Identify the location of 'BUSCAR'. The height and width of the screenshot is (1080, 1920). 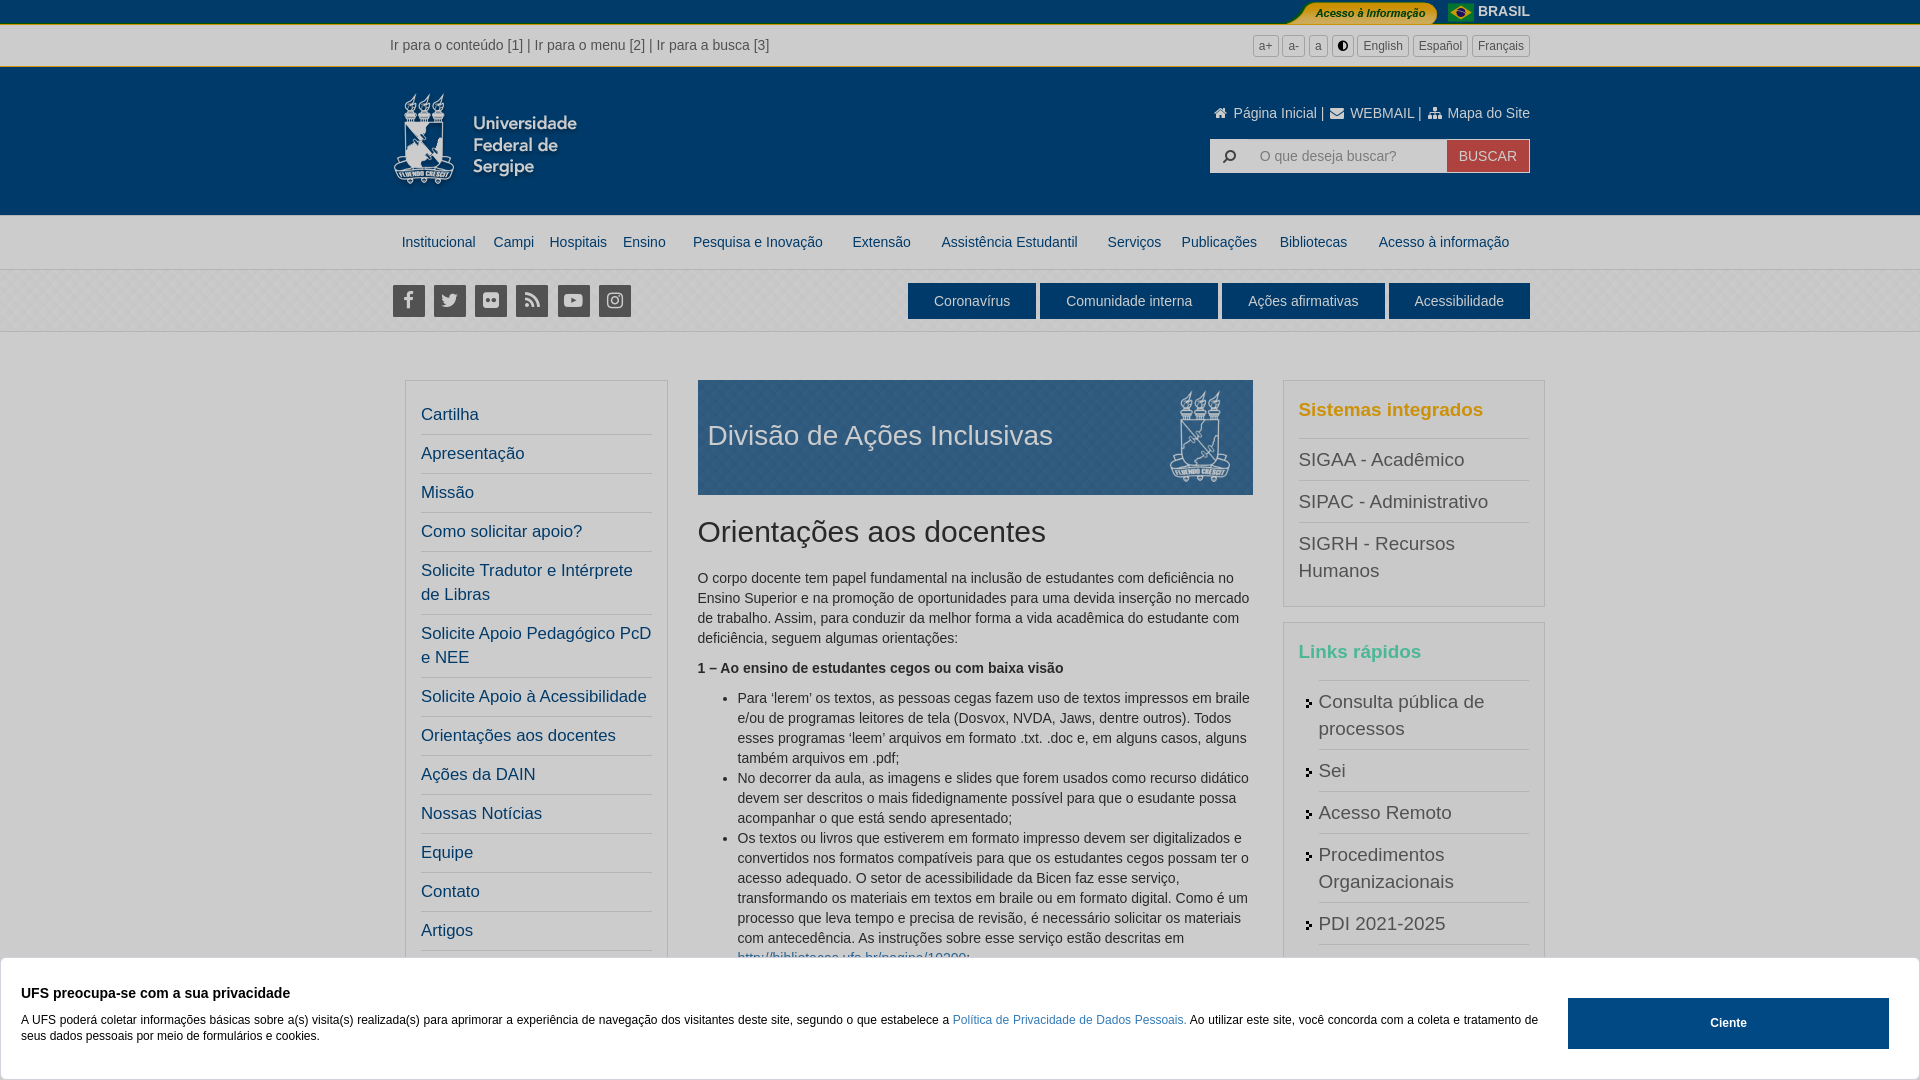
(1446, 154).